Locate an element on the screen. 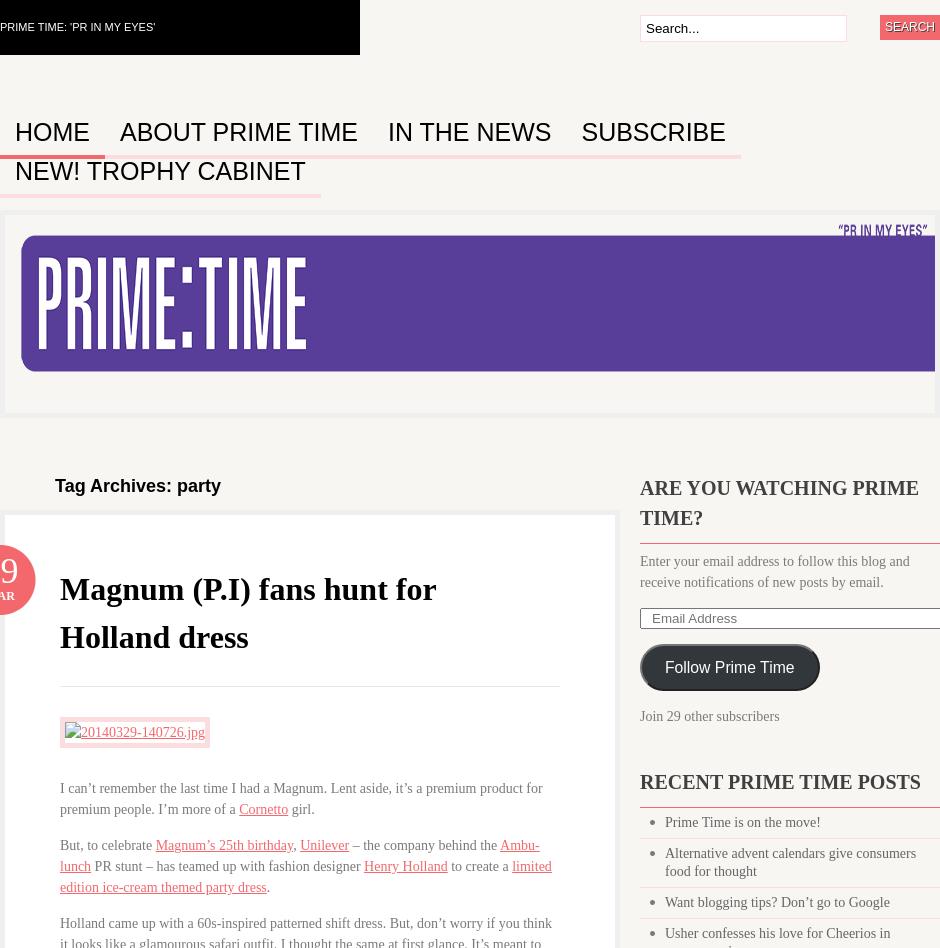  'Want blogging tips? Don’t go to Google' is located at coordinates (776, 901).